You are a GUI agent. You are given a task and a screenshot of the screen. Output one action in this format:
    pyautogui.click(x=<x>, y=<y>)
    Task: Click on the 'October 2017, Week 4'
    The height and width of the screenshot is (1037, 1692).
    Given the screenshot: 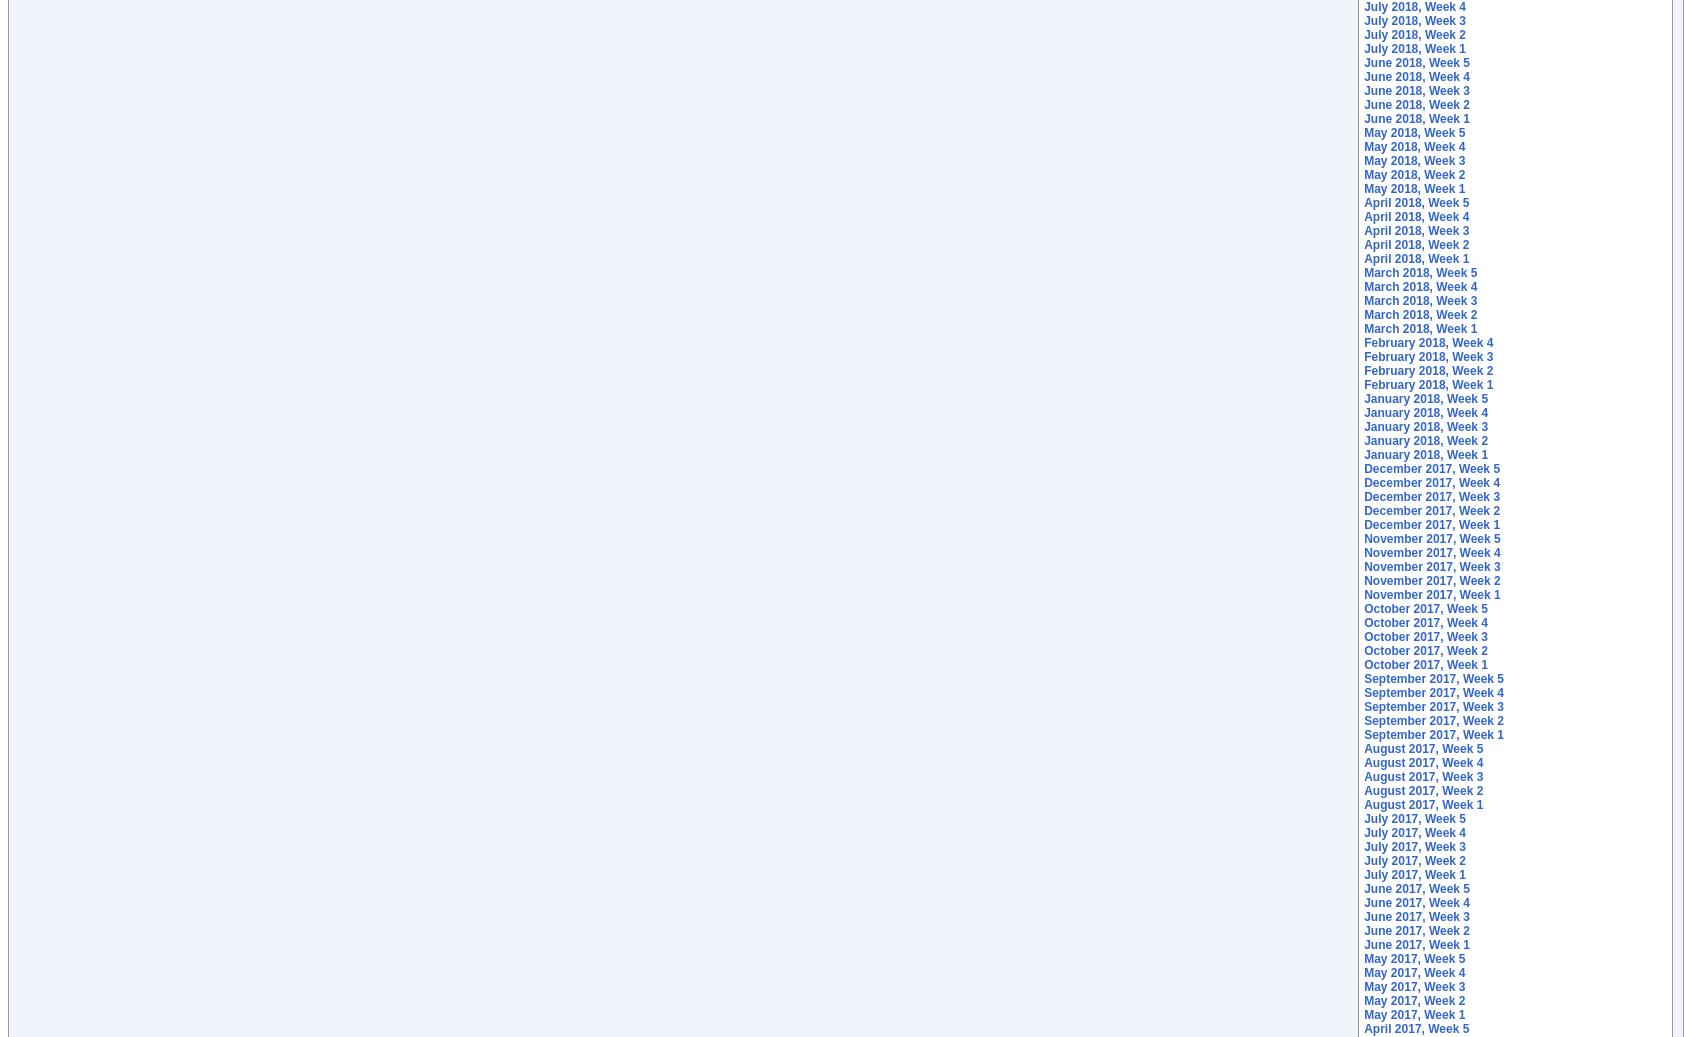 What is the action you would take?
    pyautogui.click(x=1425, y=623)
    